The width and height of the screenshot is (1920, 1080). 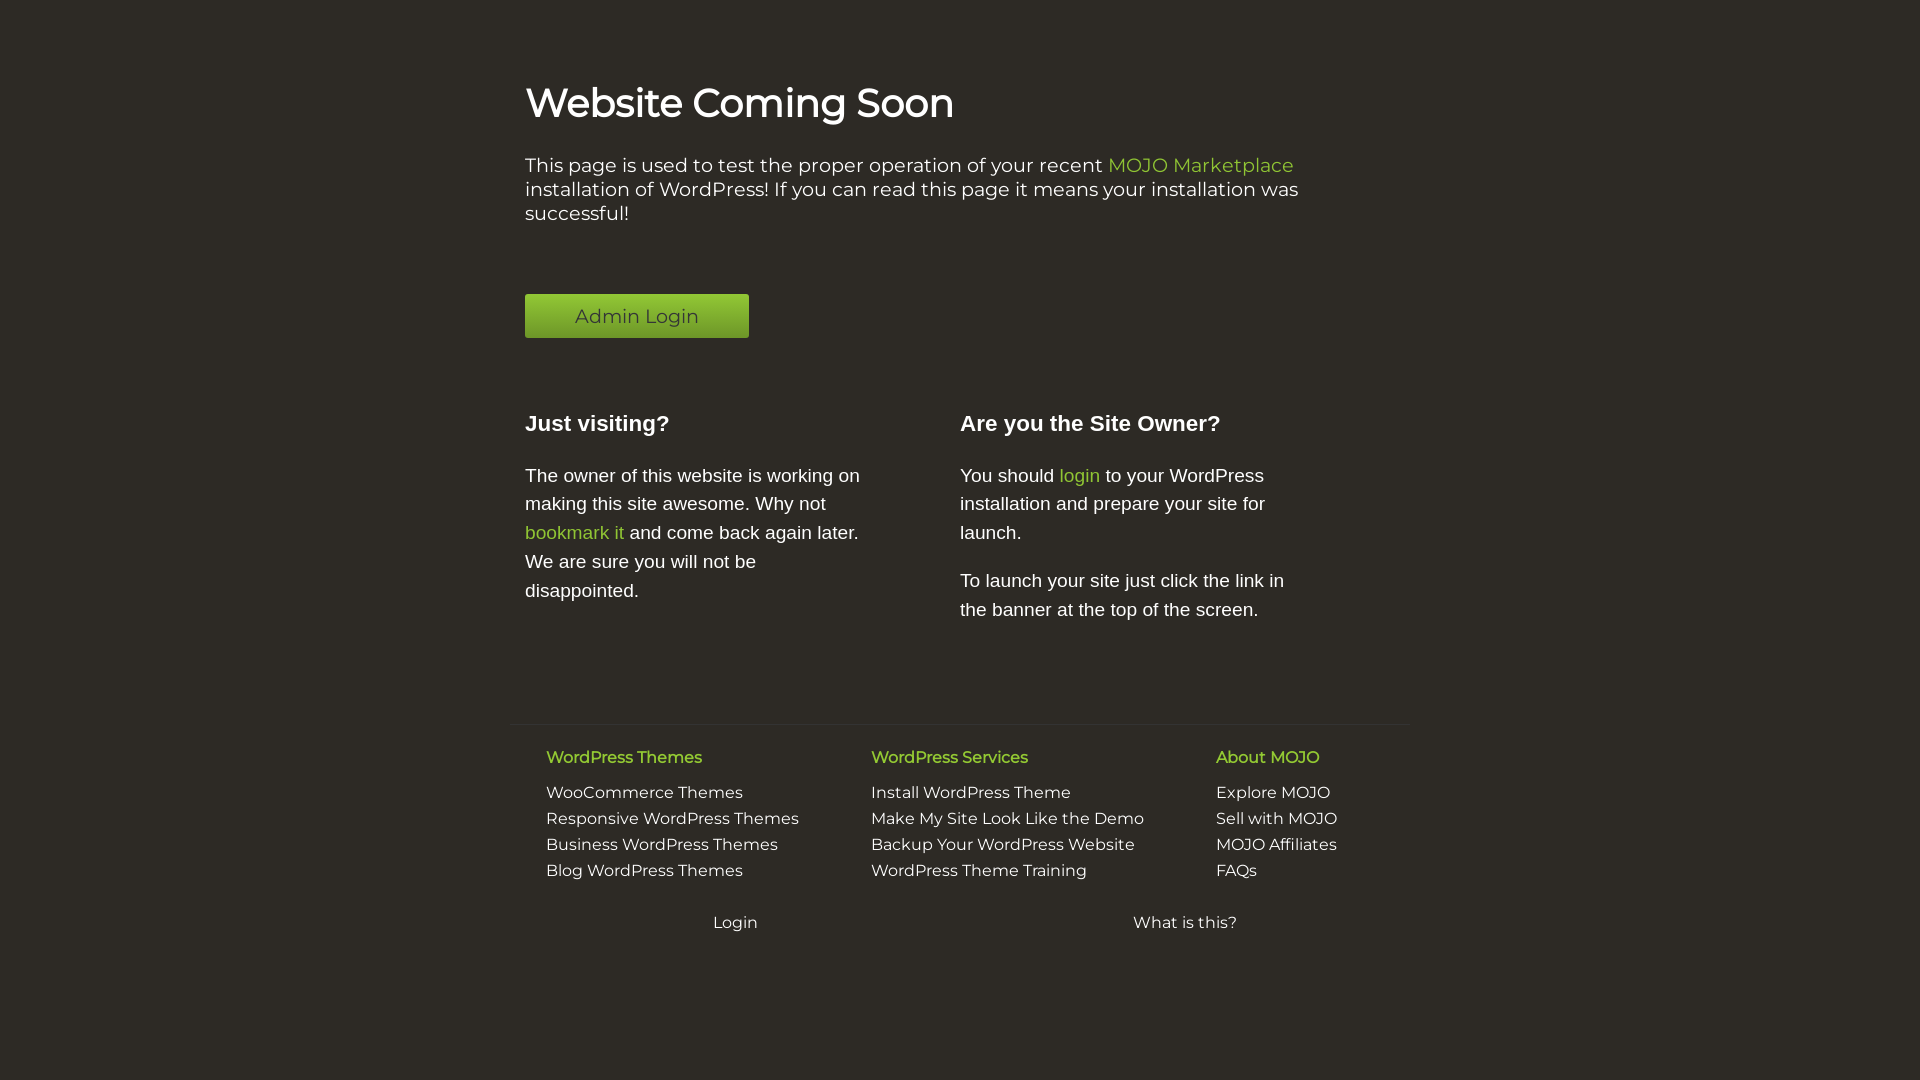 What do you see at coordinates (1271, 791) in the screenshot?
I see `'Explore MOJO'` at bounding box center [1271, 791].